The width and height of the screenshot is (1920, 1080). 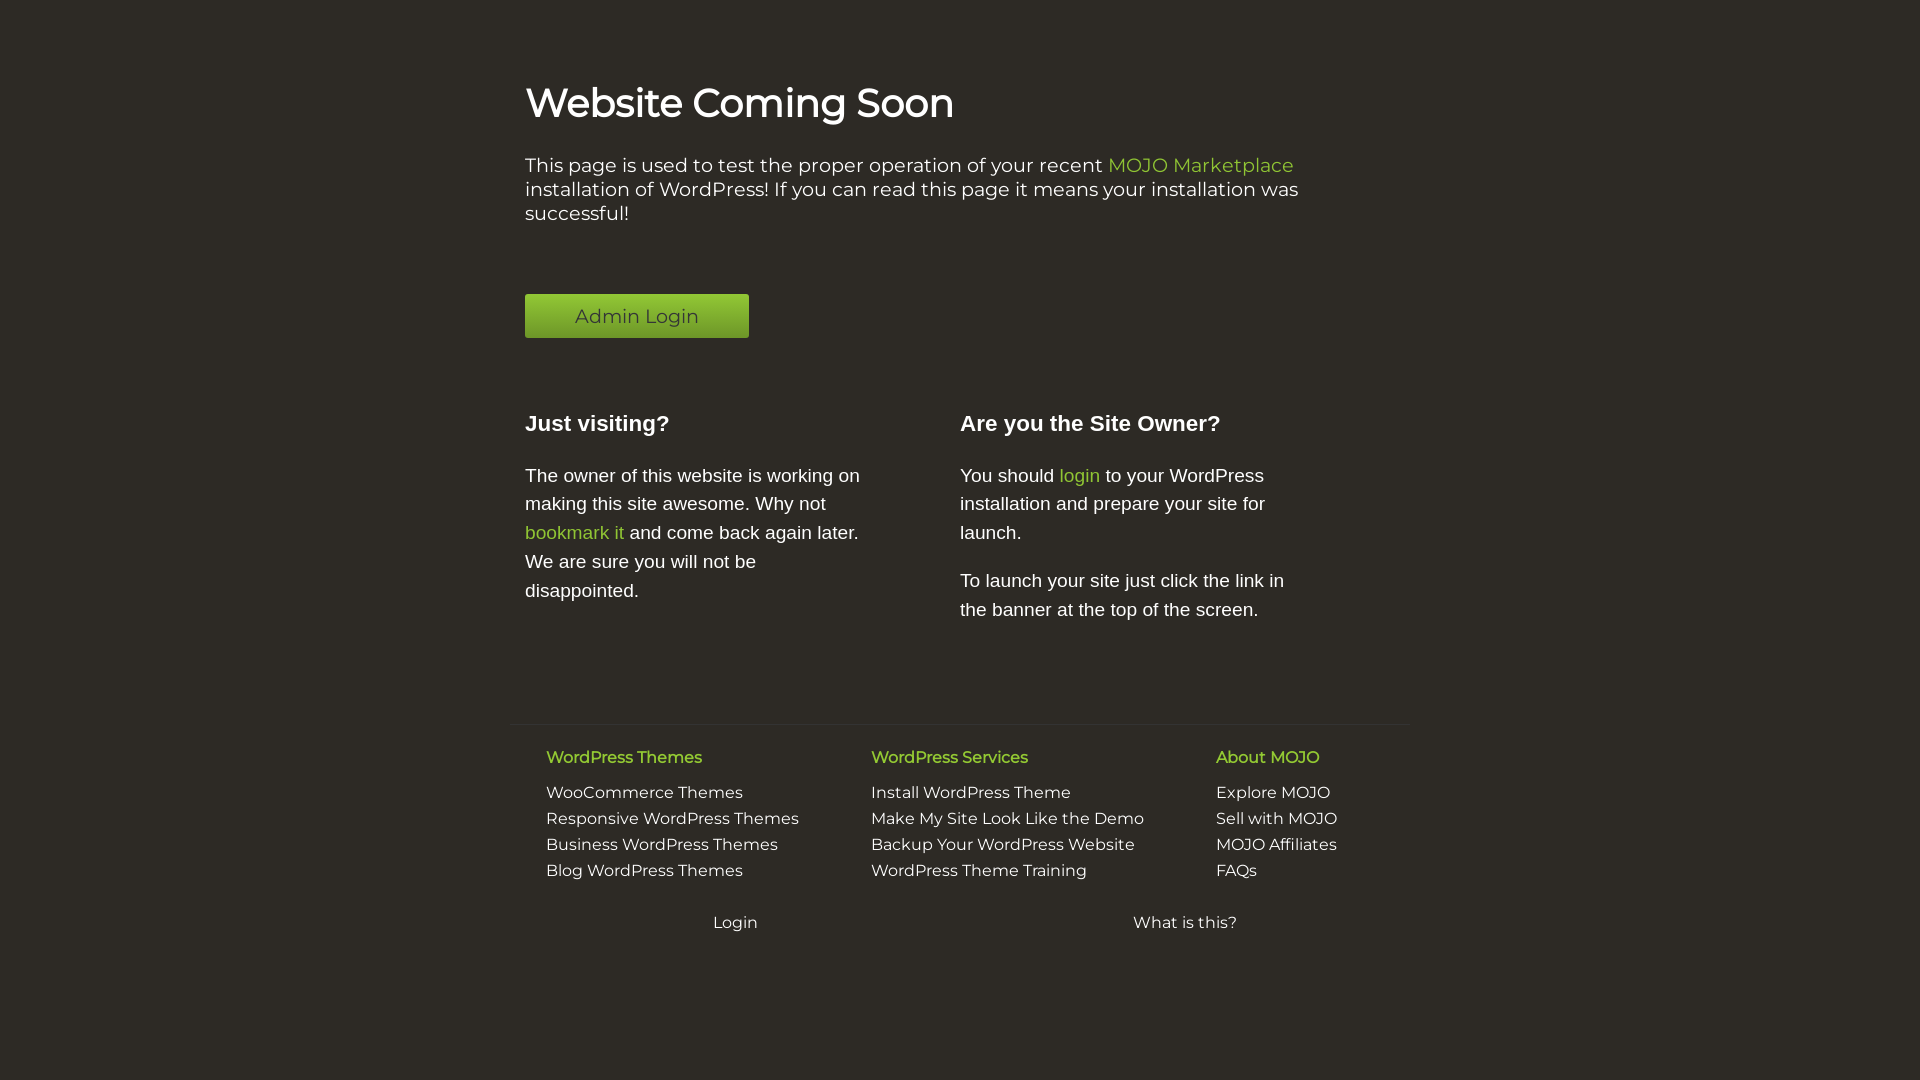 What do you see at coordinates (1271, 791) in the screenshot?
I see `'Explore MOJO'` at bounding box center [1271, 791].